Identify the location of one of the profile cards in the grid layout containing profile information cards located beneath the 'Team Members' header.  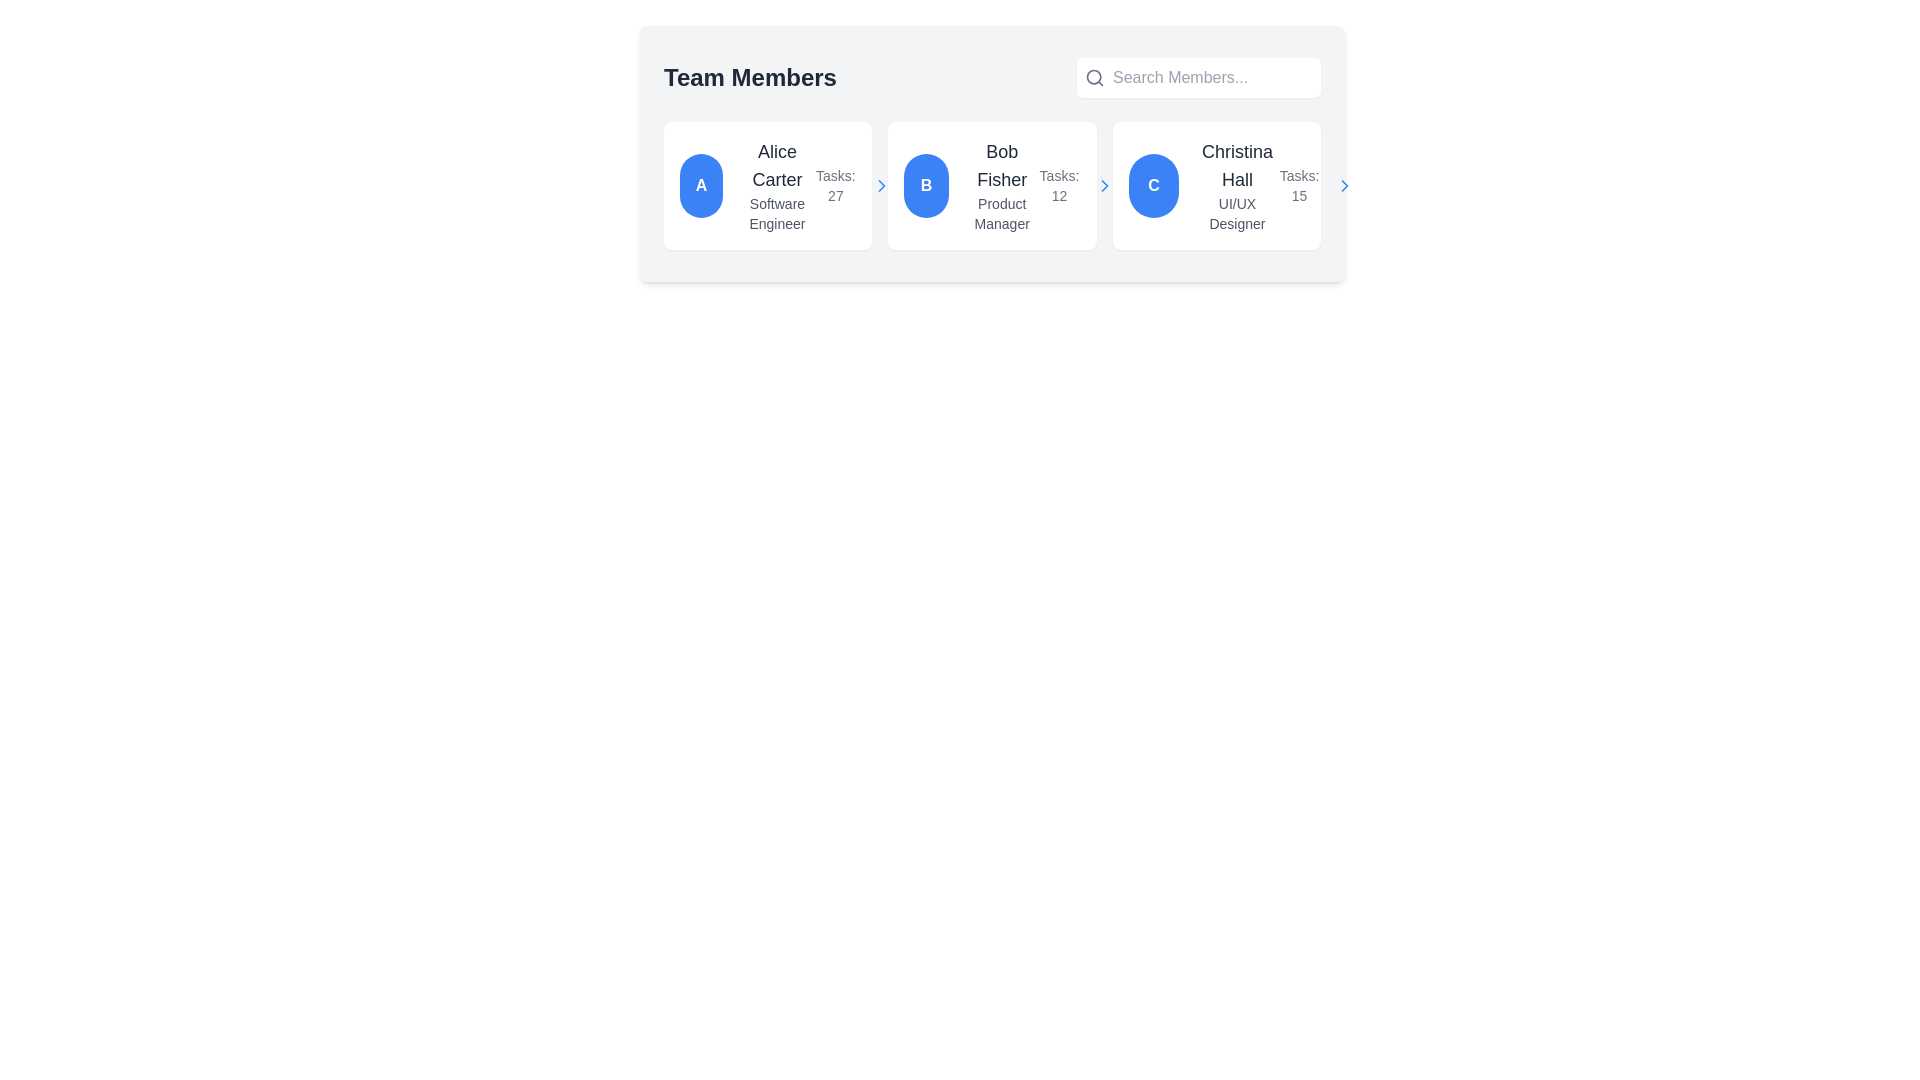
(992, 185).